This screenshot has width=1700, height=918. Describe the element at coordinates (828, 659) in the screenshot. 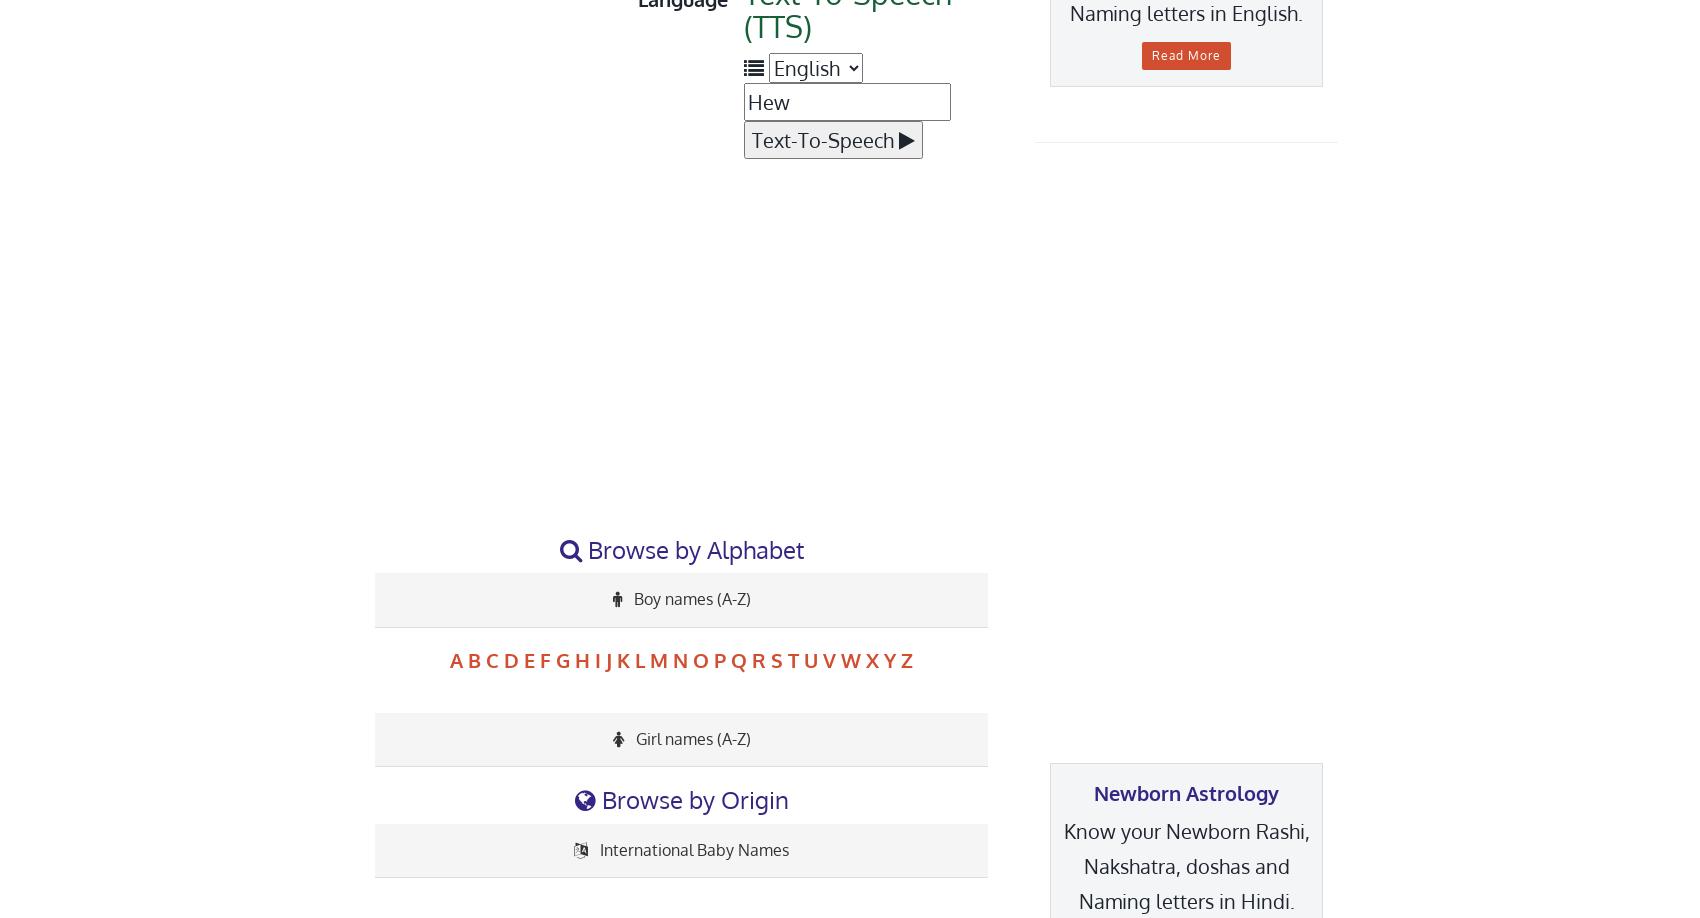

I see `'V'` at that location.